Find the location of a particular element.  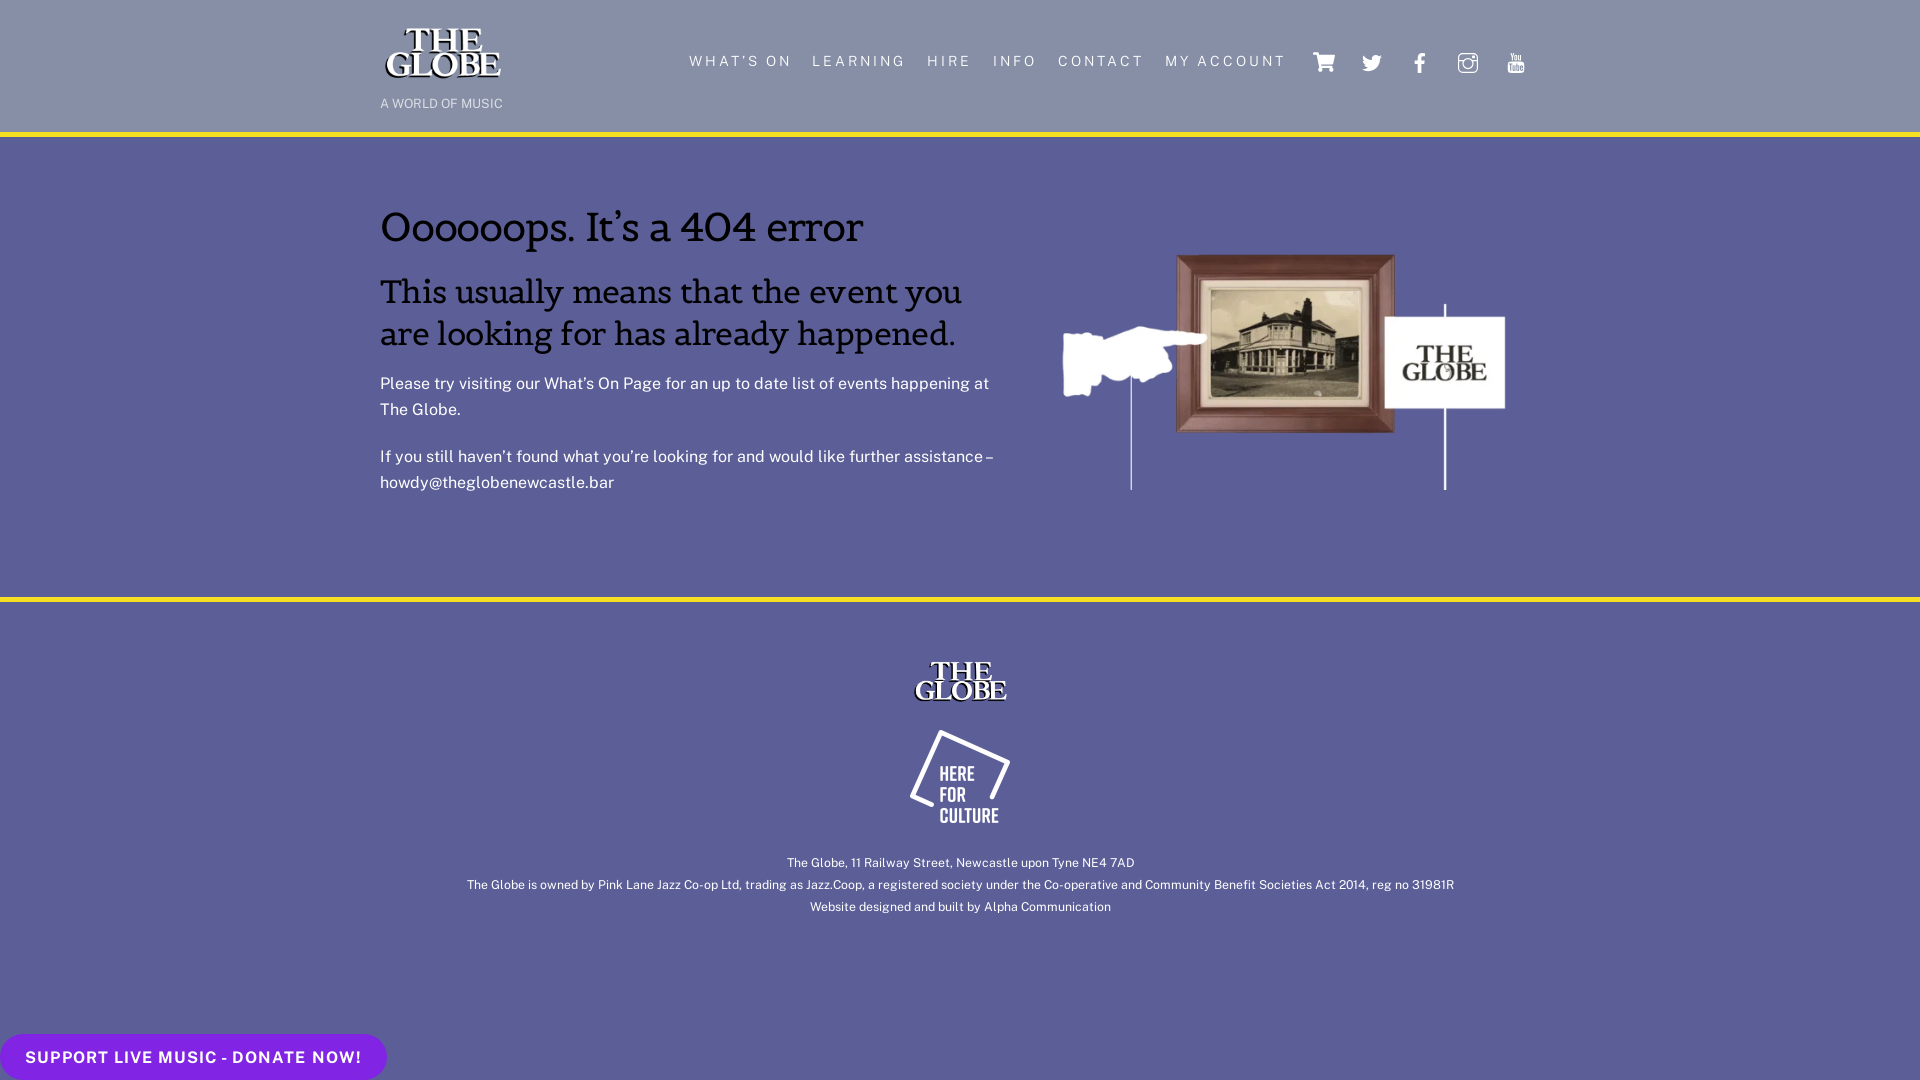

'The-Globe-Logo-TEXT-ONLY' is located at coordinates (960, 680).